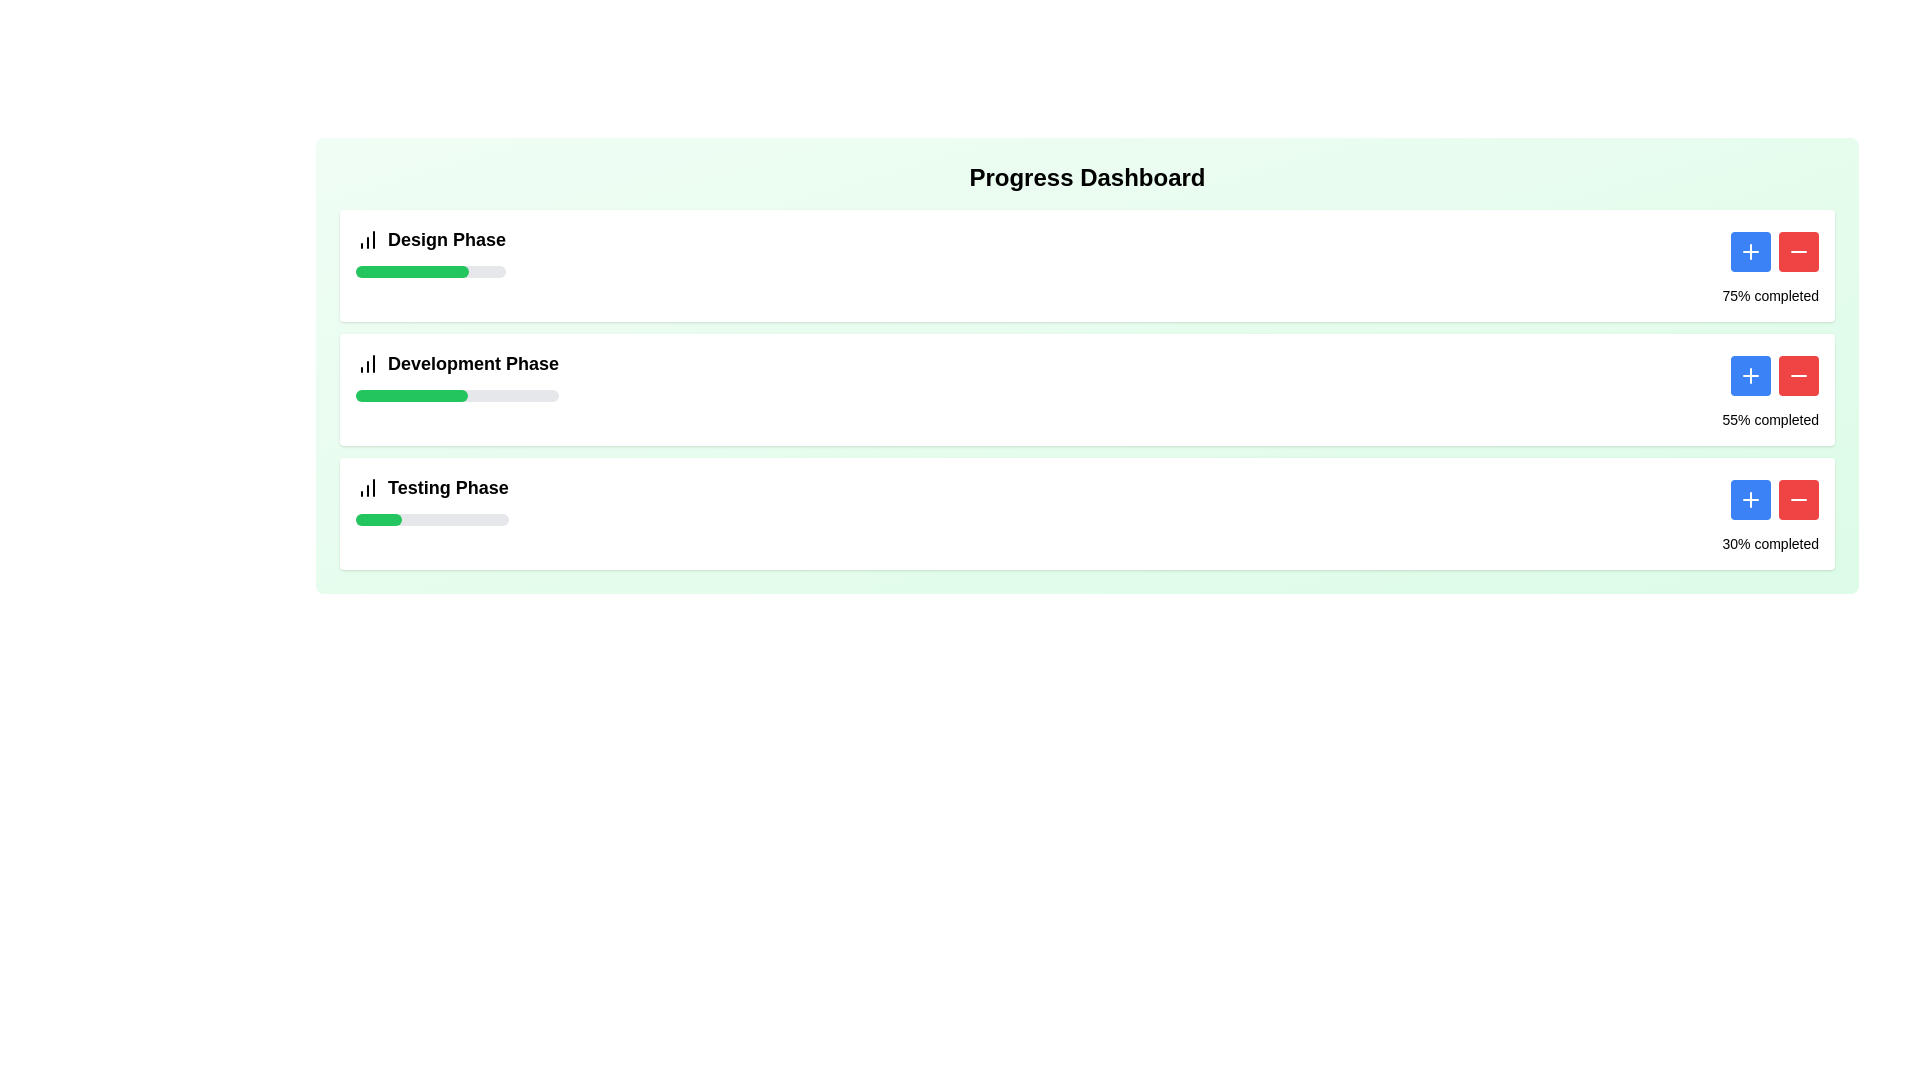 Image resolution: width=1920 pixels, height=1080 pixels. I want to click on the button in the 'Development Phase' section that decreases the quantity or level, located in the second row as the second button on the right after the blue plus icon button, so click(1799, 375).